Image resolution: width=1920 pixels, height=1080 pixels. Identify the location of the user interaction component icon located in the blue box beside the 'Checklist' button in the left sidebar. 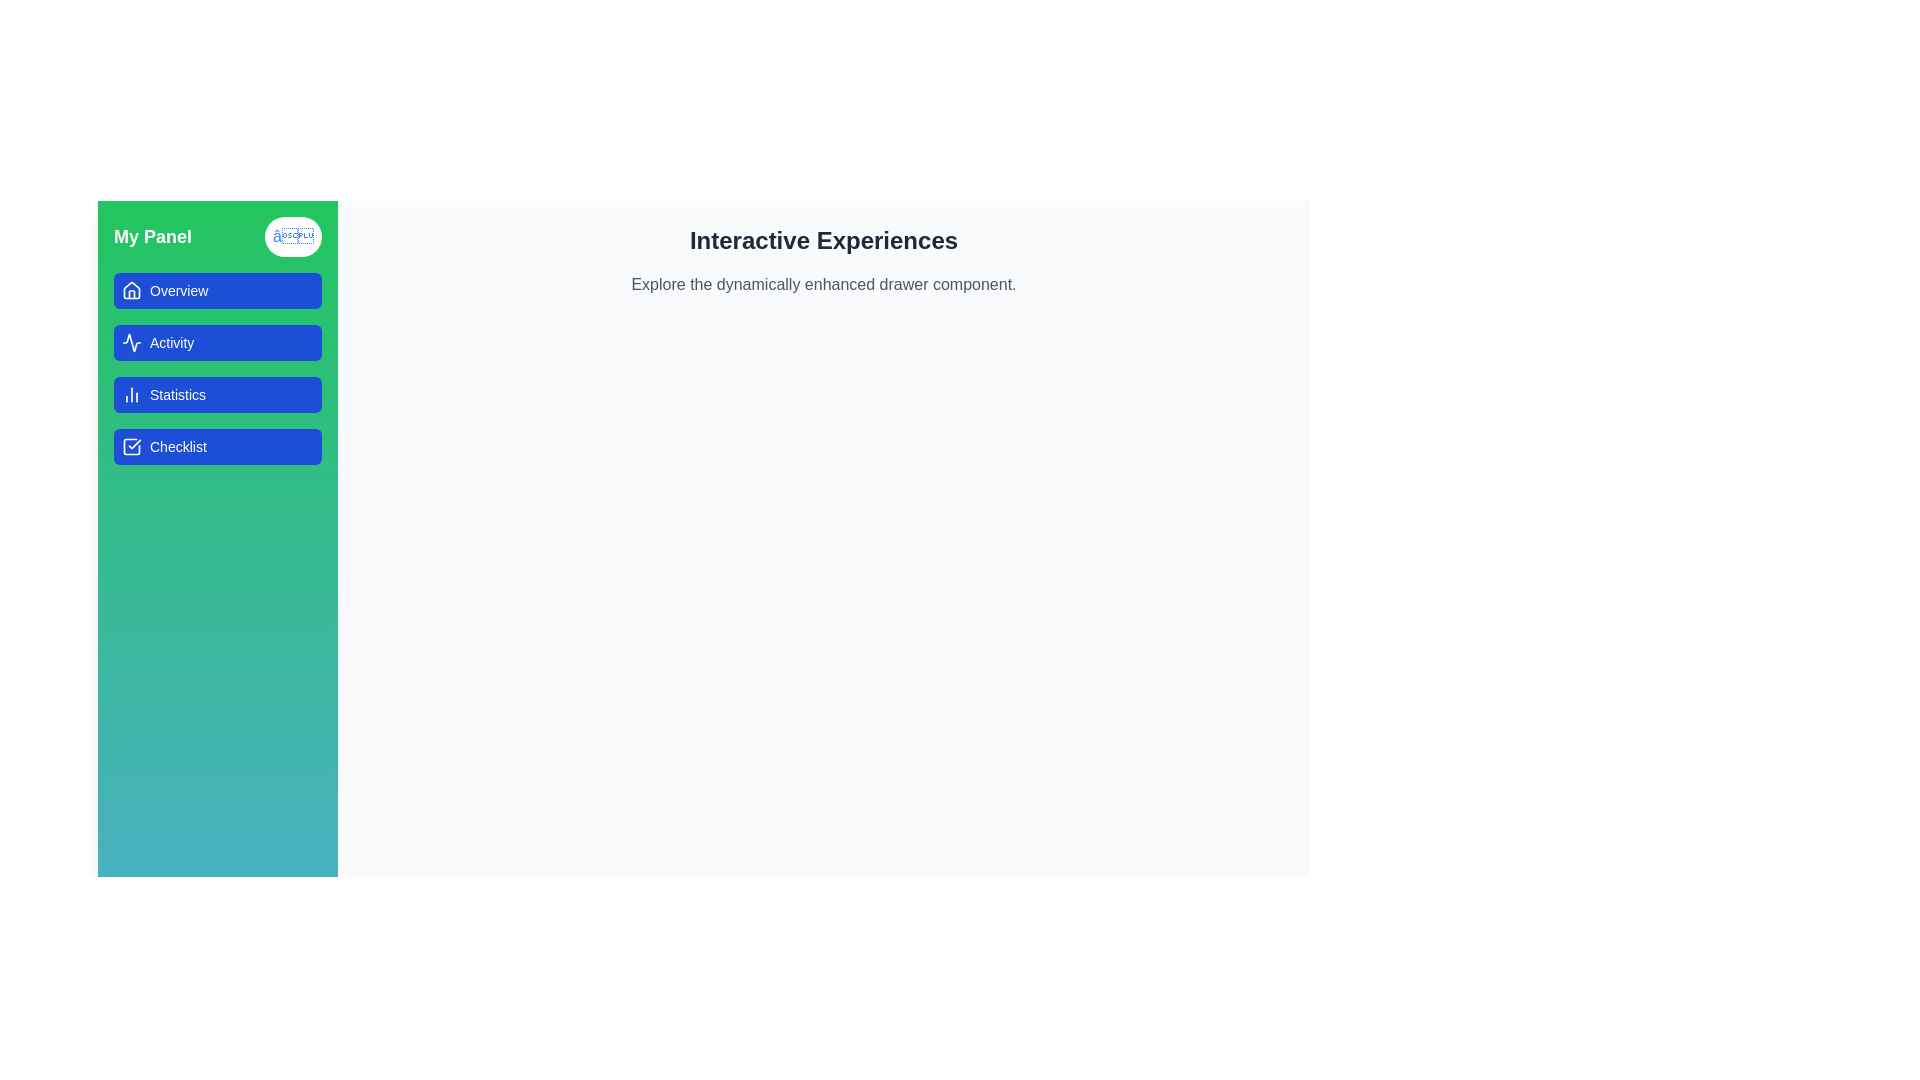
(131, 446).